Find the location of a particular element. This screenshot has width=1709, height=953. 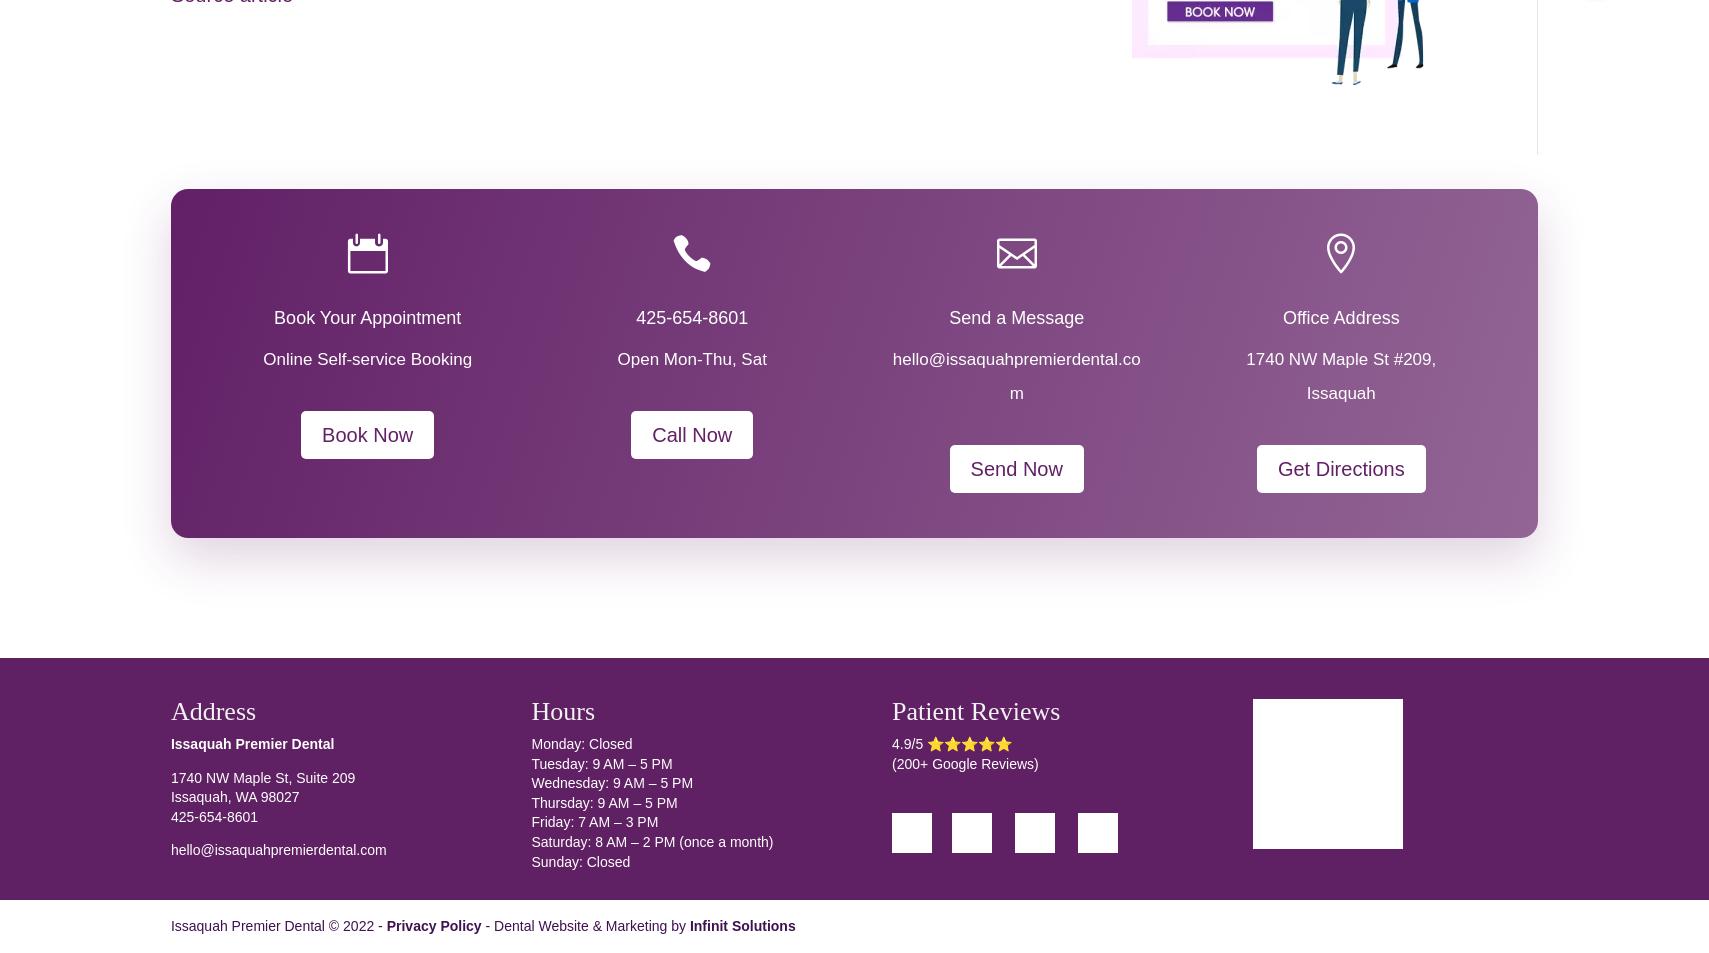

'Get Directions' is located at coordinates (1340, 467).